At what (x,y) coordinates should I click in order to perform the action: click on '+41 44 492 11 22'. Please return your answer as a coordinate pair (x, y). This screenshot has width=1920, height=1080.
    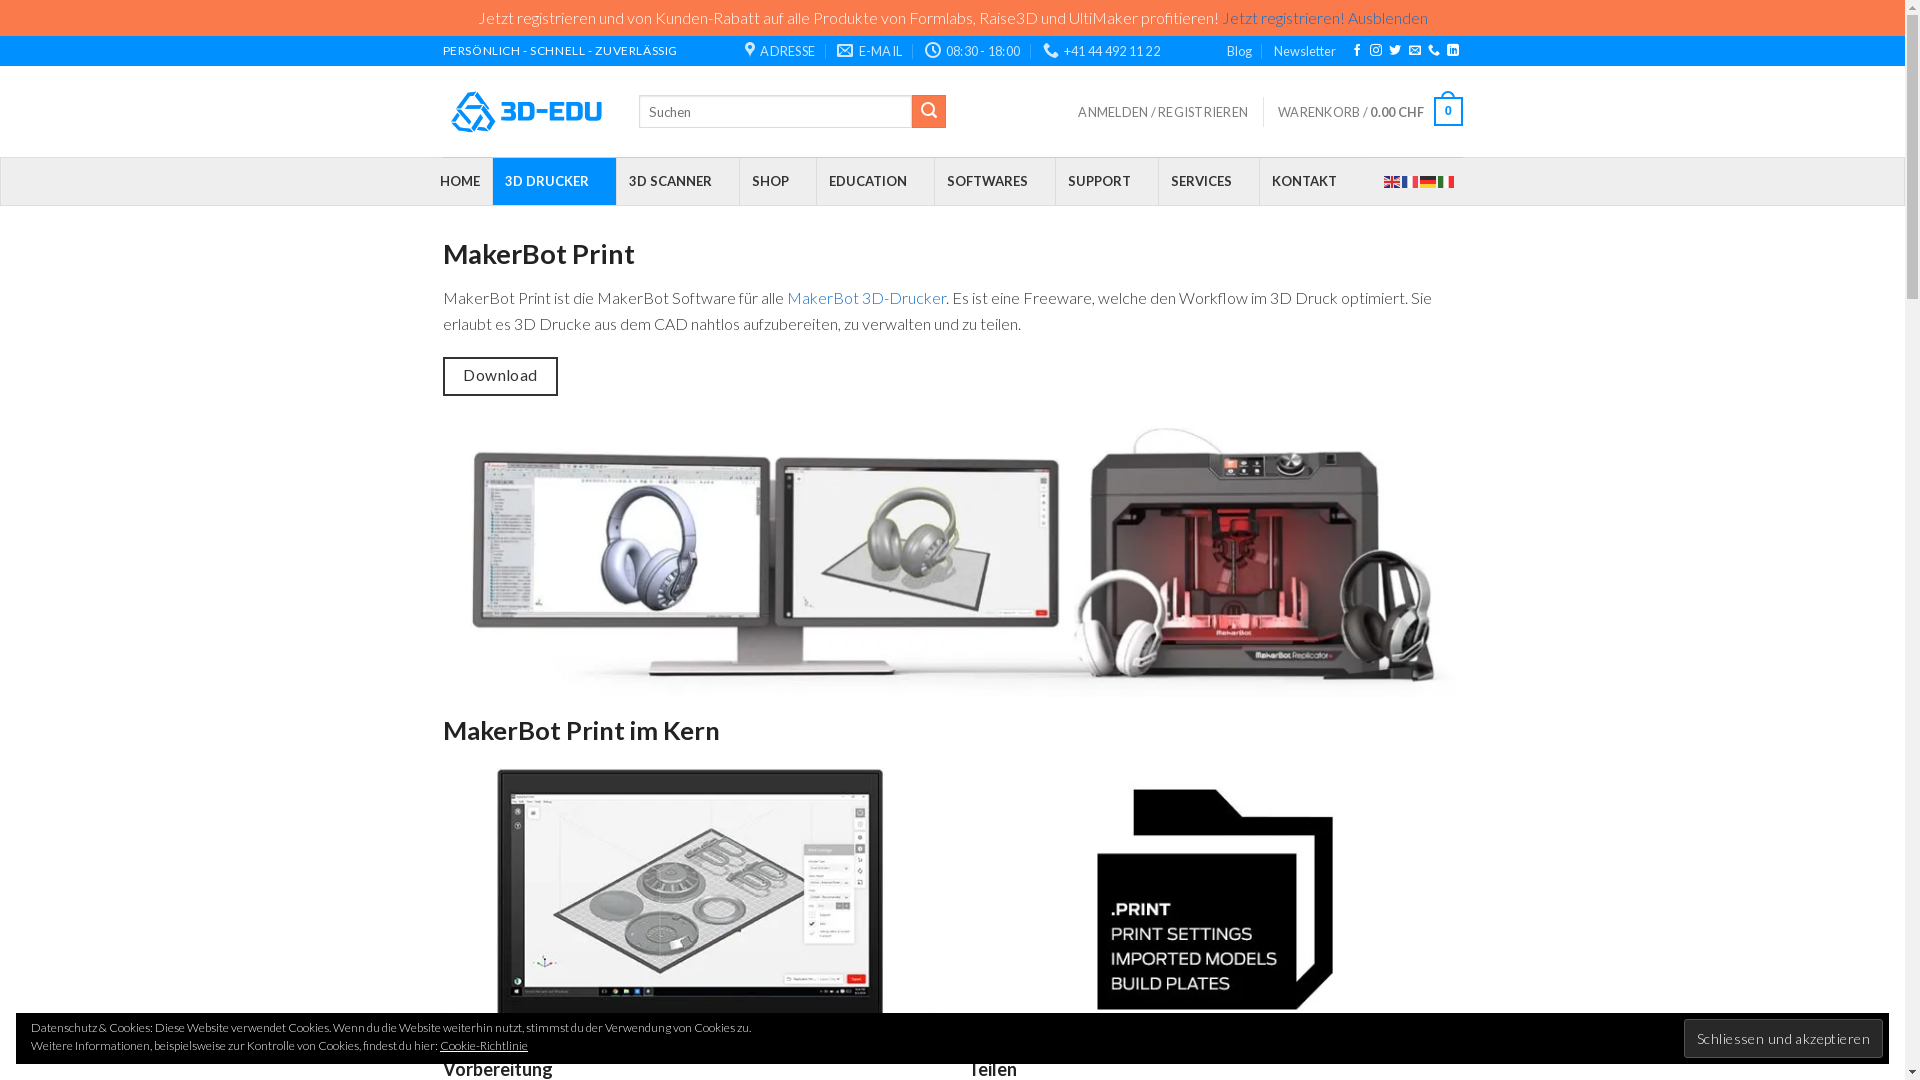
    Looking at the image, I should click on (1100, 49).